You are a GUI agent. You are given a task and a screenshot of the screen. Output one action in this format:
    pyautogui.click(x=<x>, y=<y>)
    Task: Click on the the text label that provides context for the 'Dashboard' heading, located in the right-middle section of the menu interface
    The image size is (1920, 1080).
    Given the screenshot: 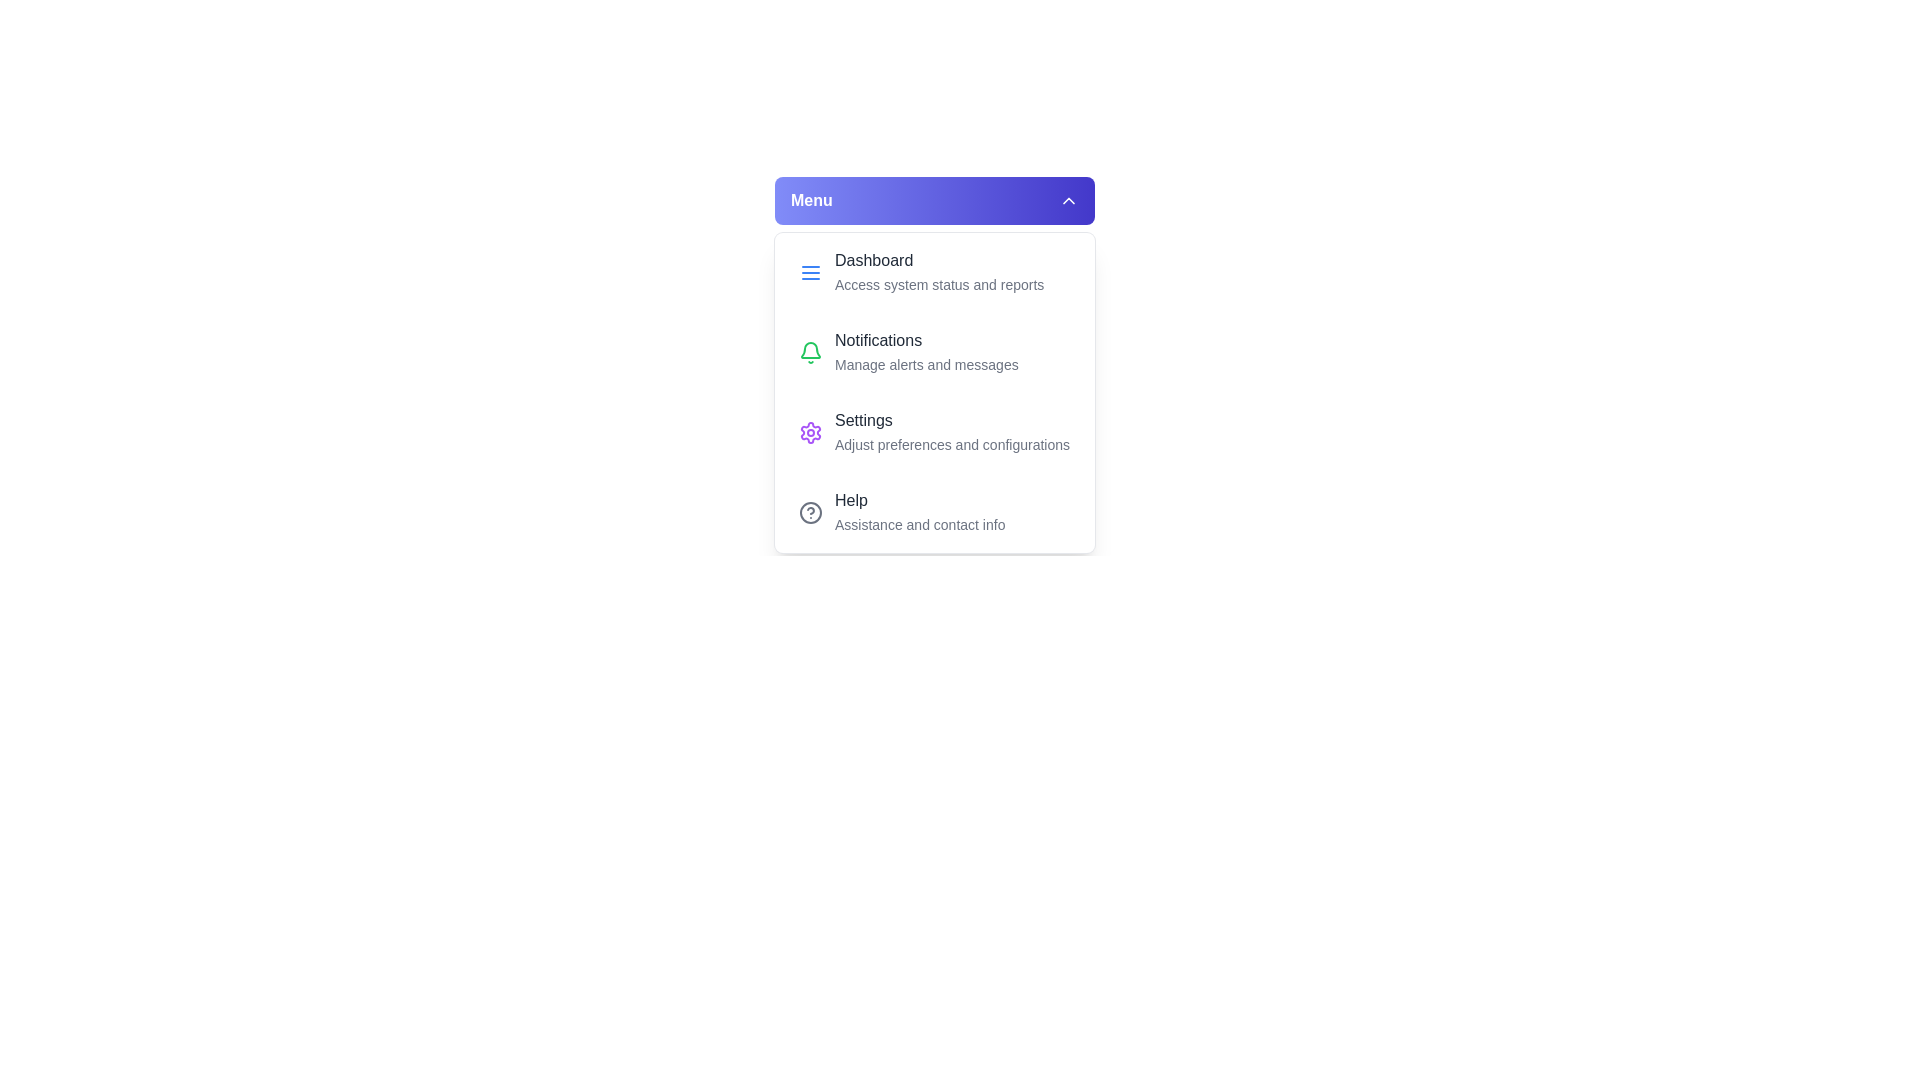 What is the action you would take?
    pyautogui.click(x=938, y=285)
    